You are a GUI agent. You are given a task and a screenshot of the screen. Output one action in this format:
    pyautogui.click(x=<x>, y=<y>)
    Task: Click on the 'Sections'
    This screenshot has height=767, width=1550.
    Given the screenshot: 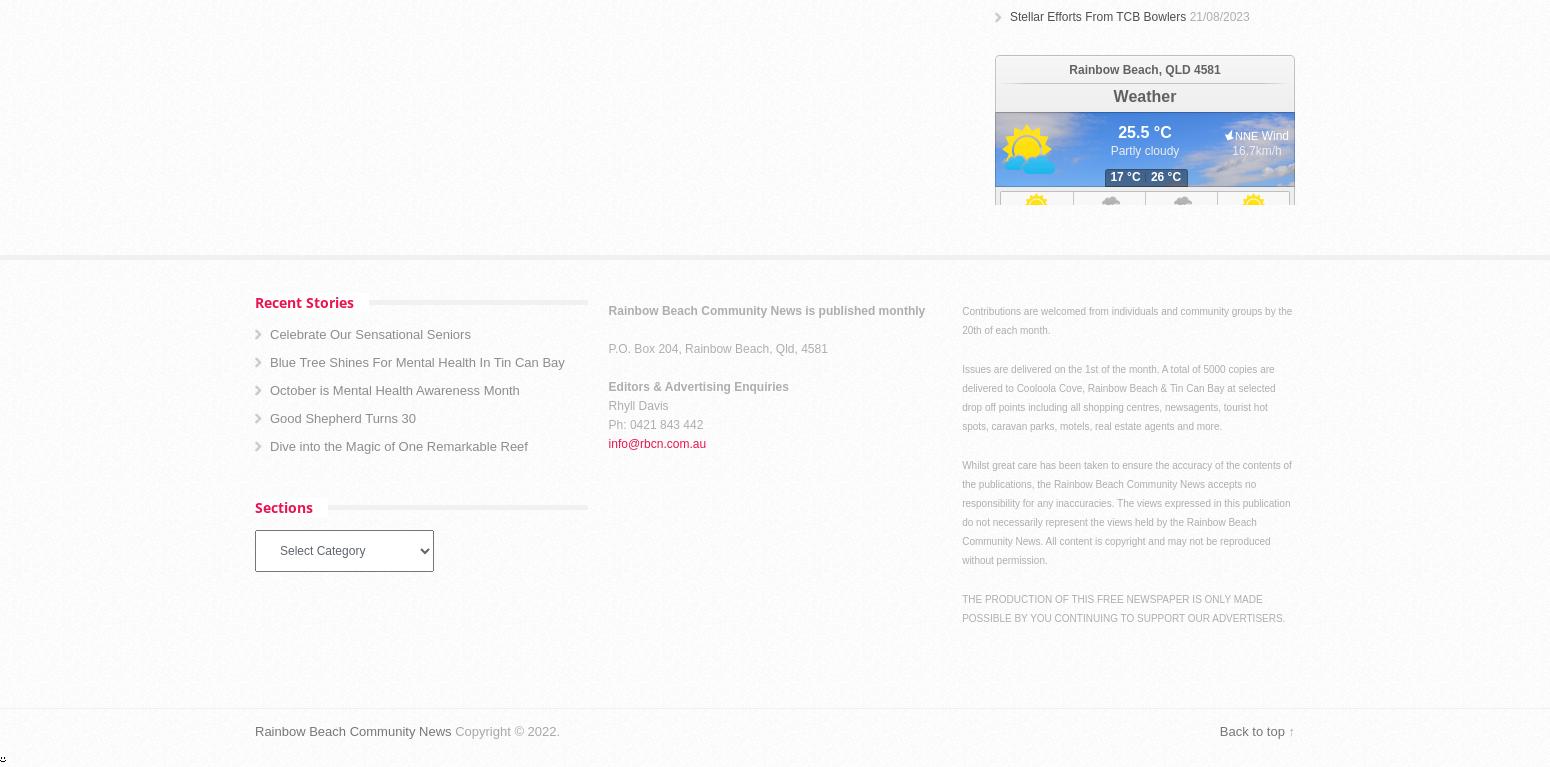 What is the action you would take?
    pyautogui.click(x=254, y=505)
    